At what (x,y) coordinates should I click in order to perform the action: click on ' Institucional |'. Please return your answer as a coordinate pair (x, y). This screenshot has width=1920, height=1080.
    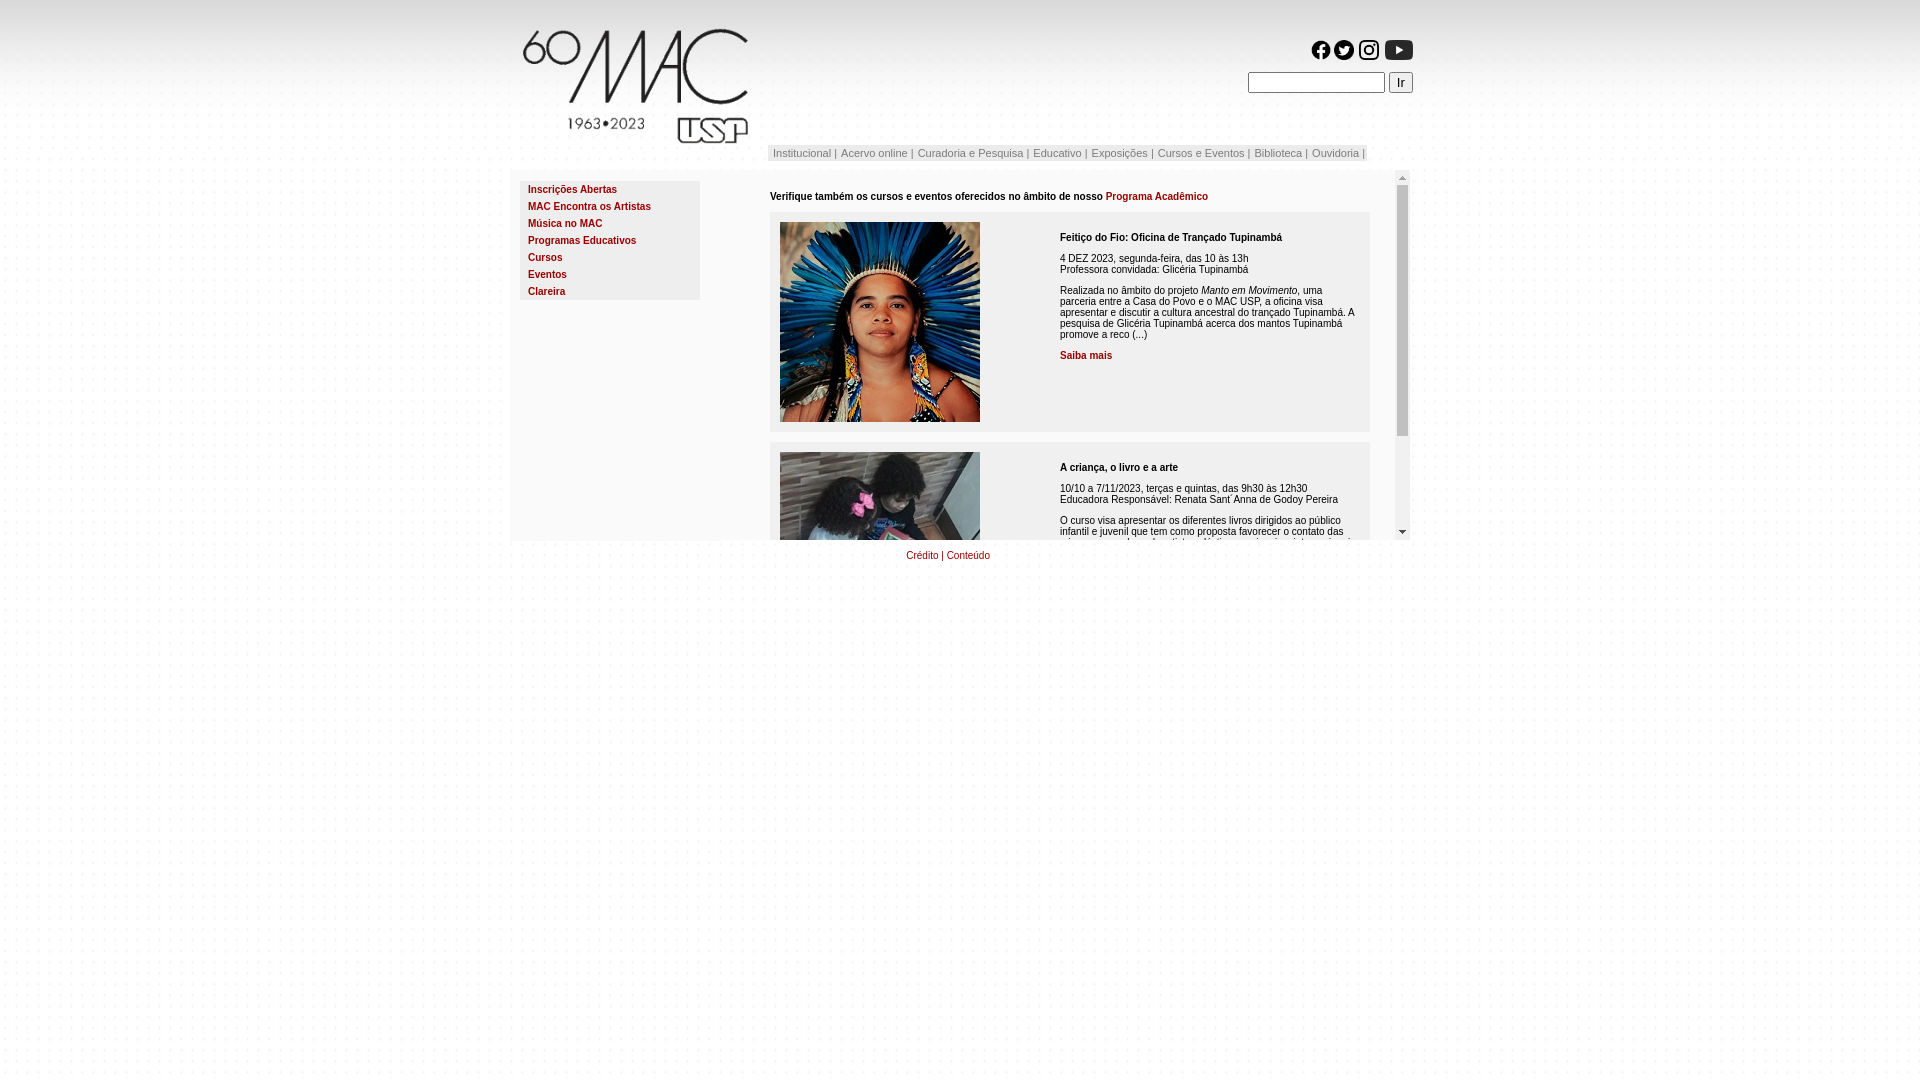
    Looking at the image, I should click on (803, 152).